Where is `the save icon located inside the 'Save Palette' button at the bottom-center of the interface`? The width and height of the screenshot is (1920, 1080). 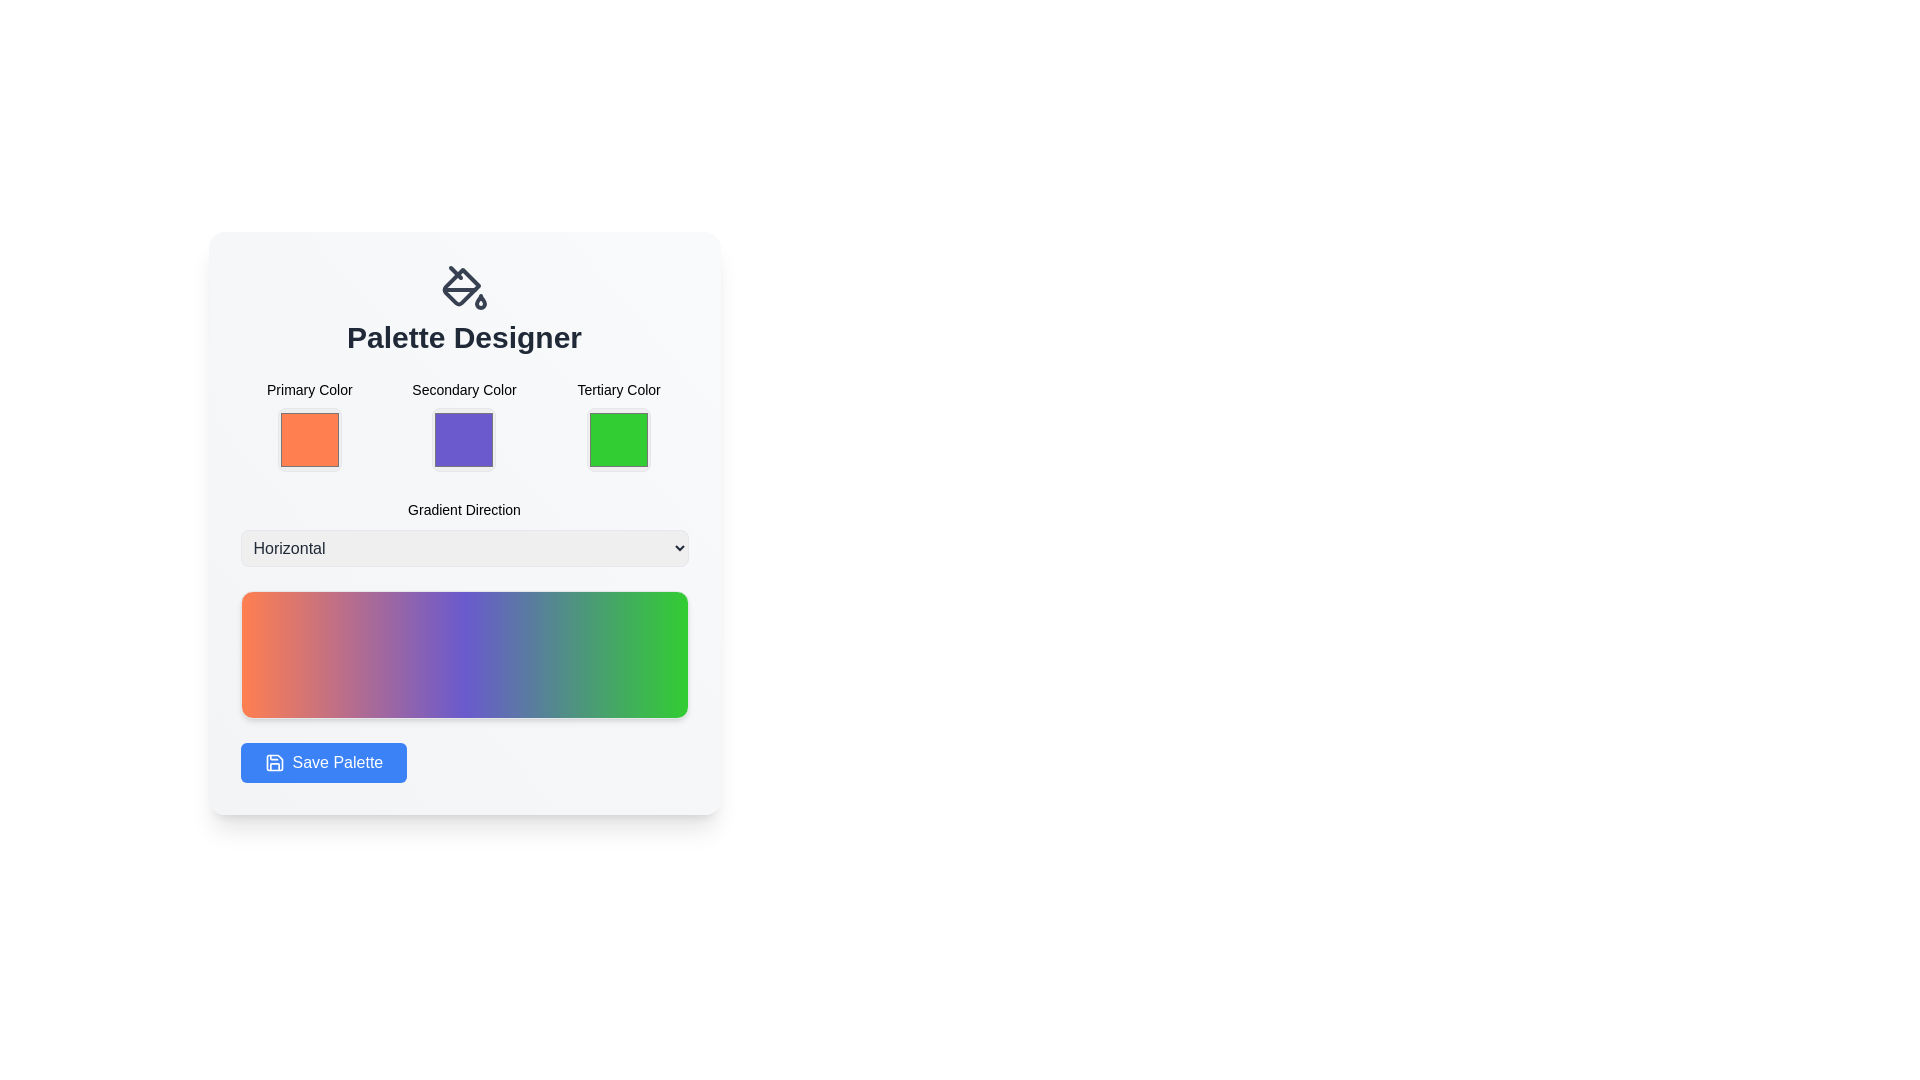 the save icon located inside the 'Save Palette' button at the bottom-center of the interface is located at coordinates (273, 763).